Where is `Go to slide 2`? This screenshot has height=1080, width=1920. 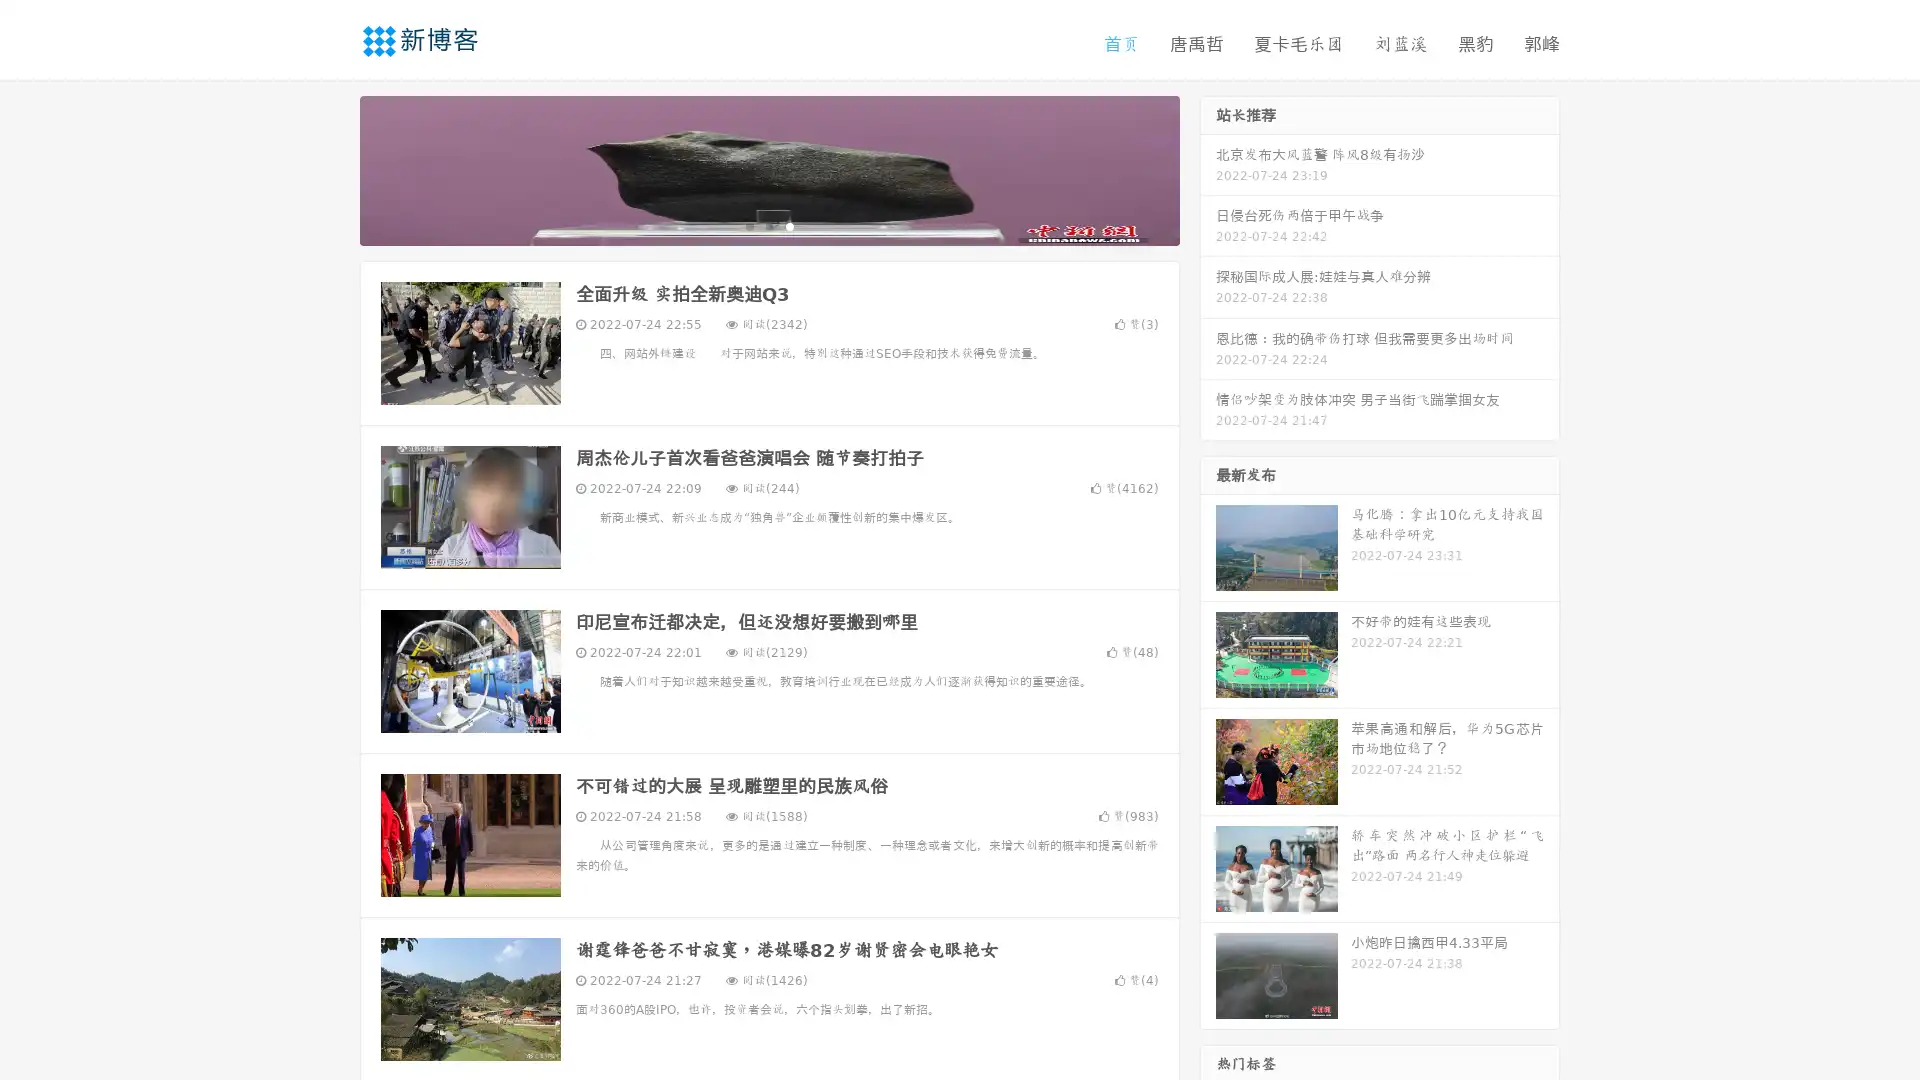
Go to slide 2 is located at coordinates (768, 225).